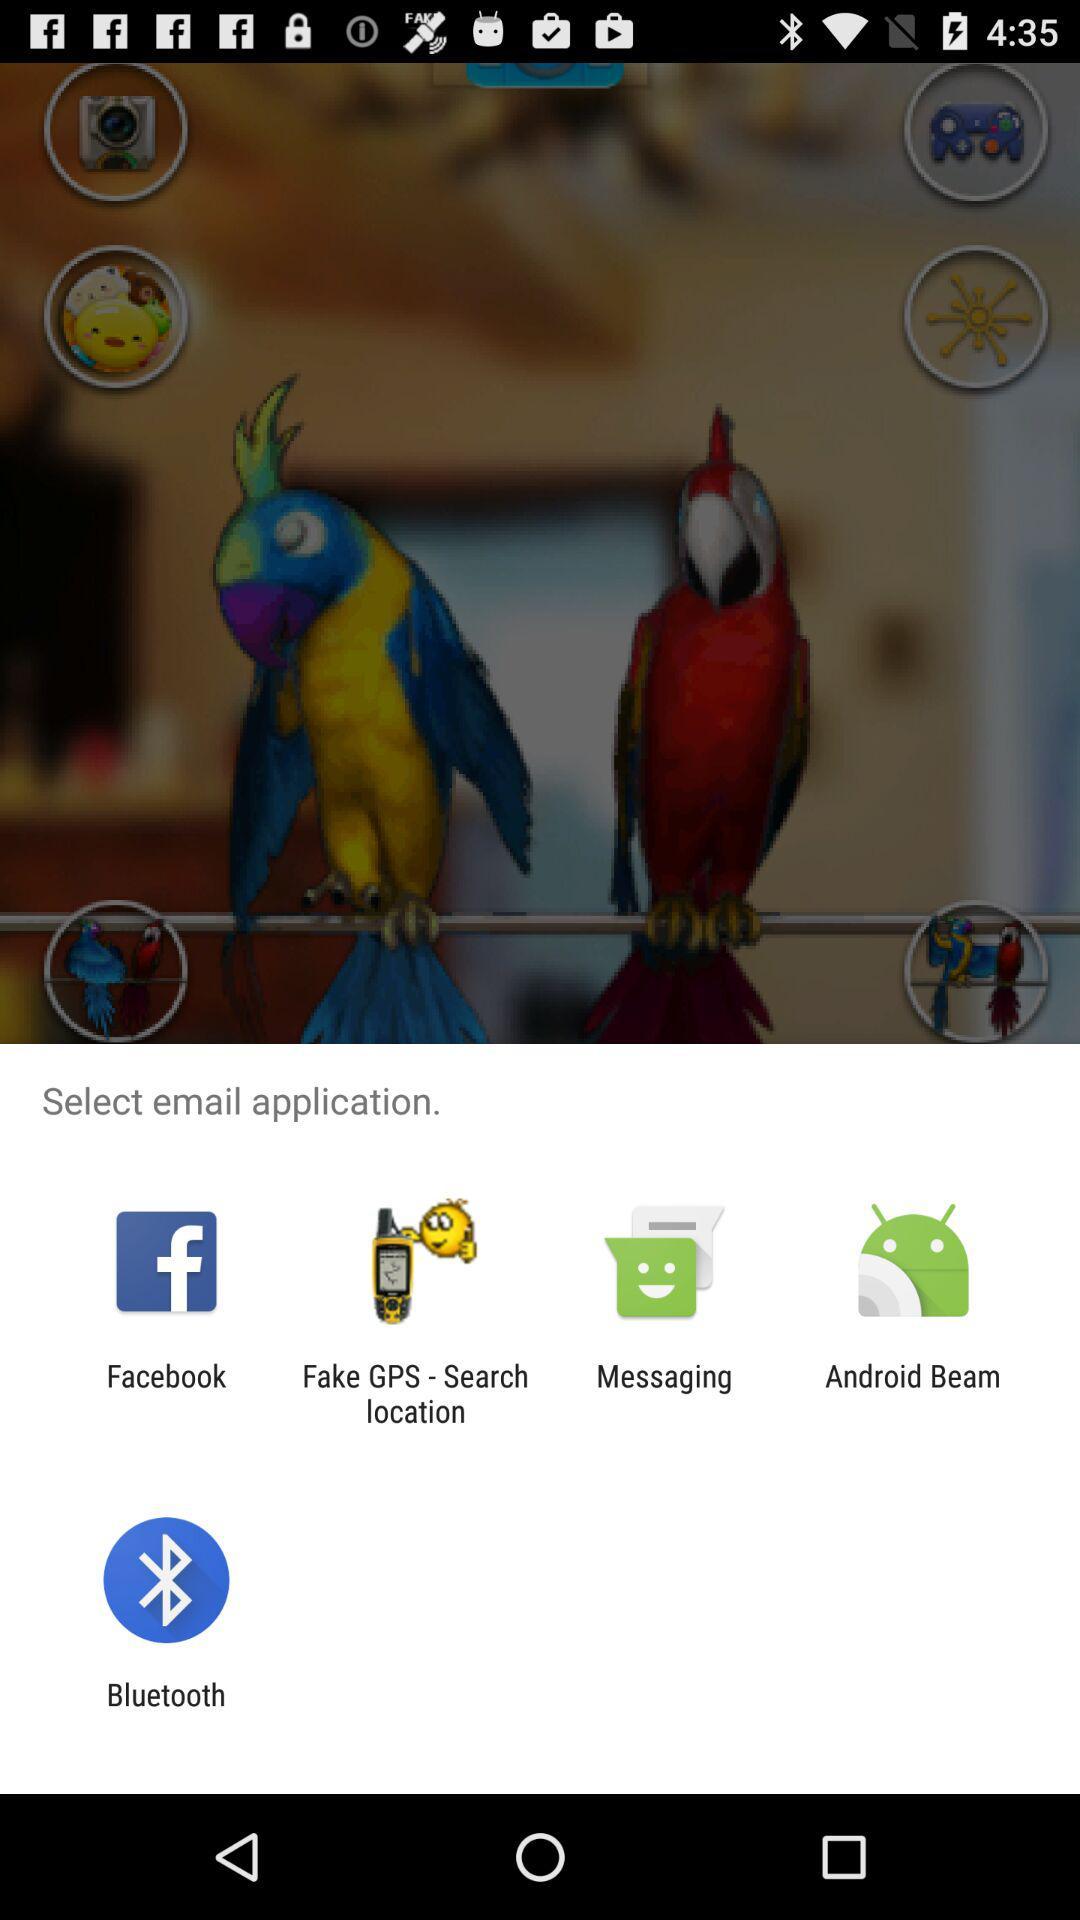  I want to click on item to the right of the messaging item, so click(913, 1392).